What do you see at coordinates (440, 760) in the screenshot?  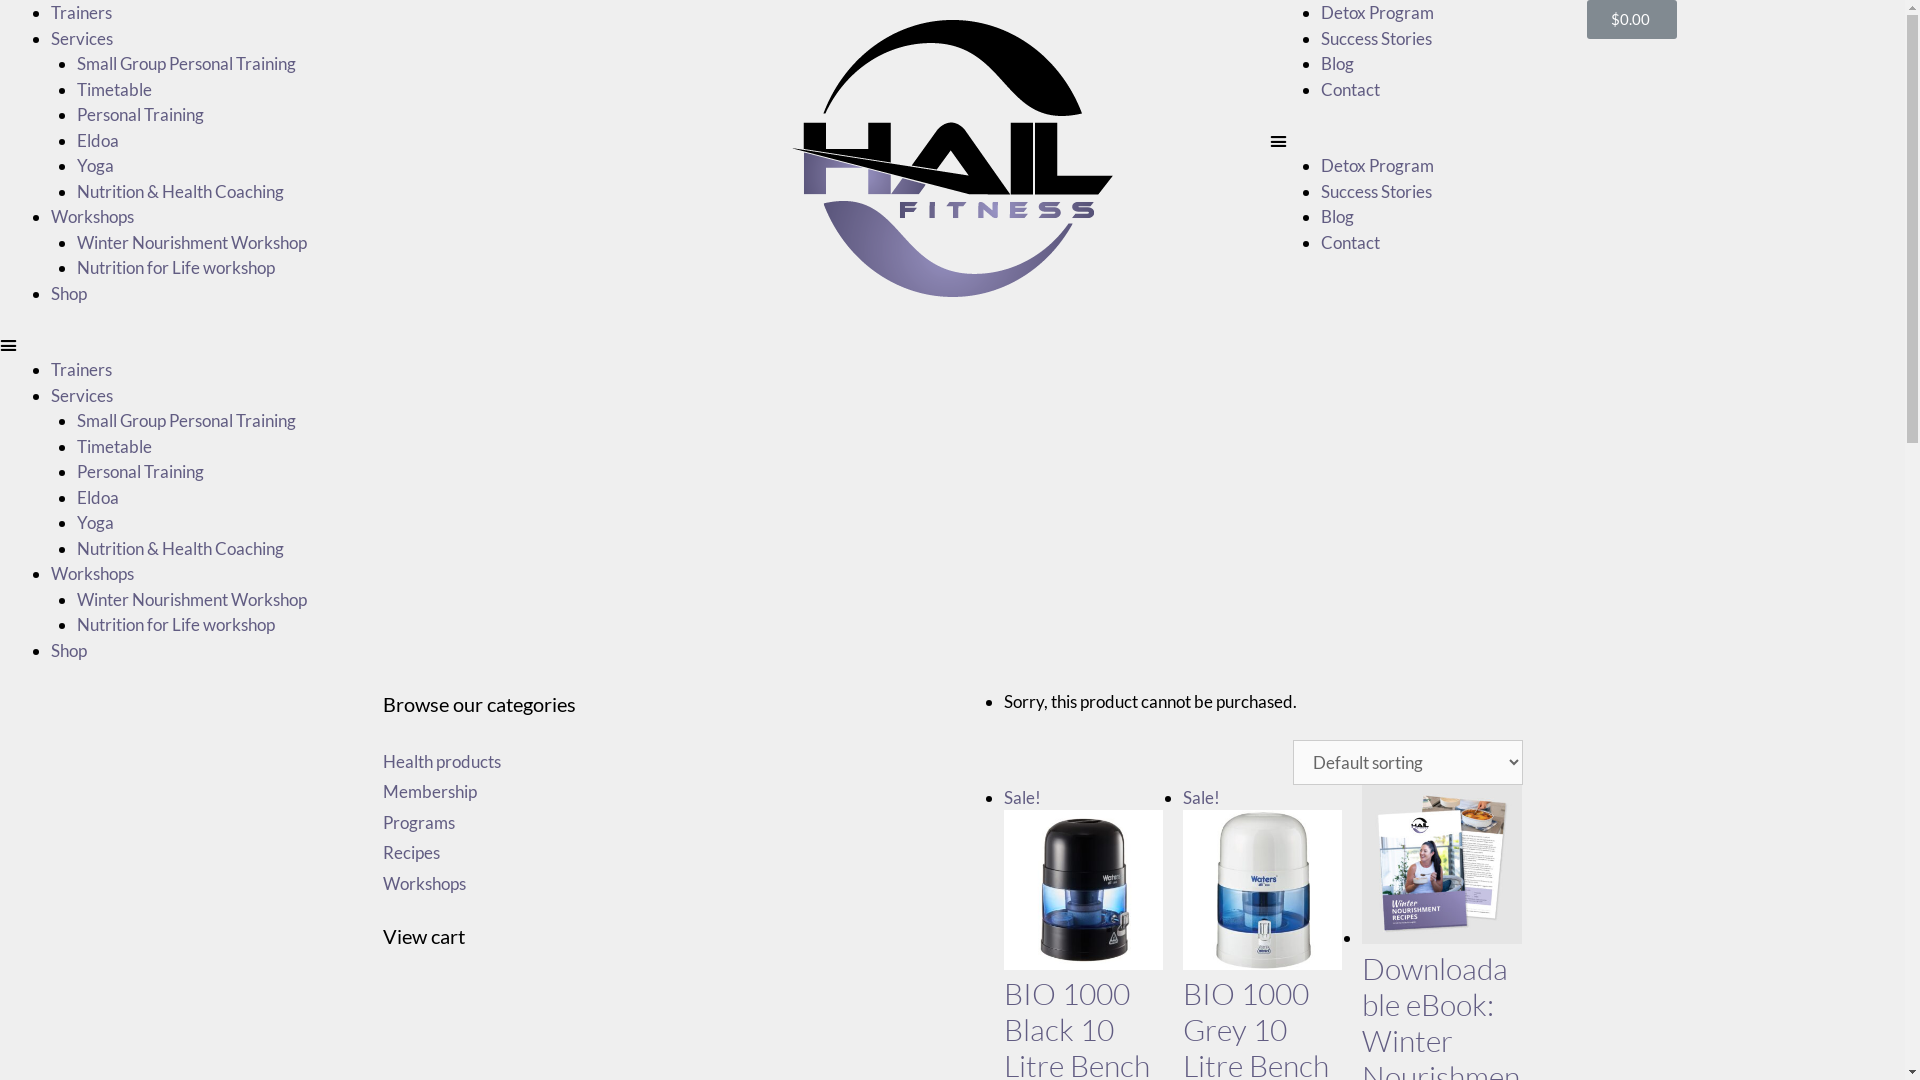 I see `'Health products'` at bounding box center [440, 760].